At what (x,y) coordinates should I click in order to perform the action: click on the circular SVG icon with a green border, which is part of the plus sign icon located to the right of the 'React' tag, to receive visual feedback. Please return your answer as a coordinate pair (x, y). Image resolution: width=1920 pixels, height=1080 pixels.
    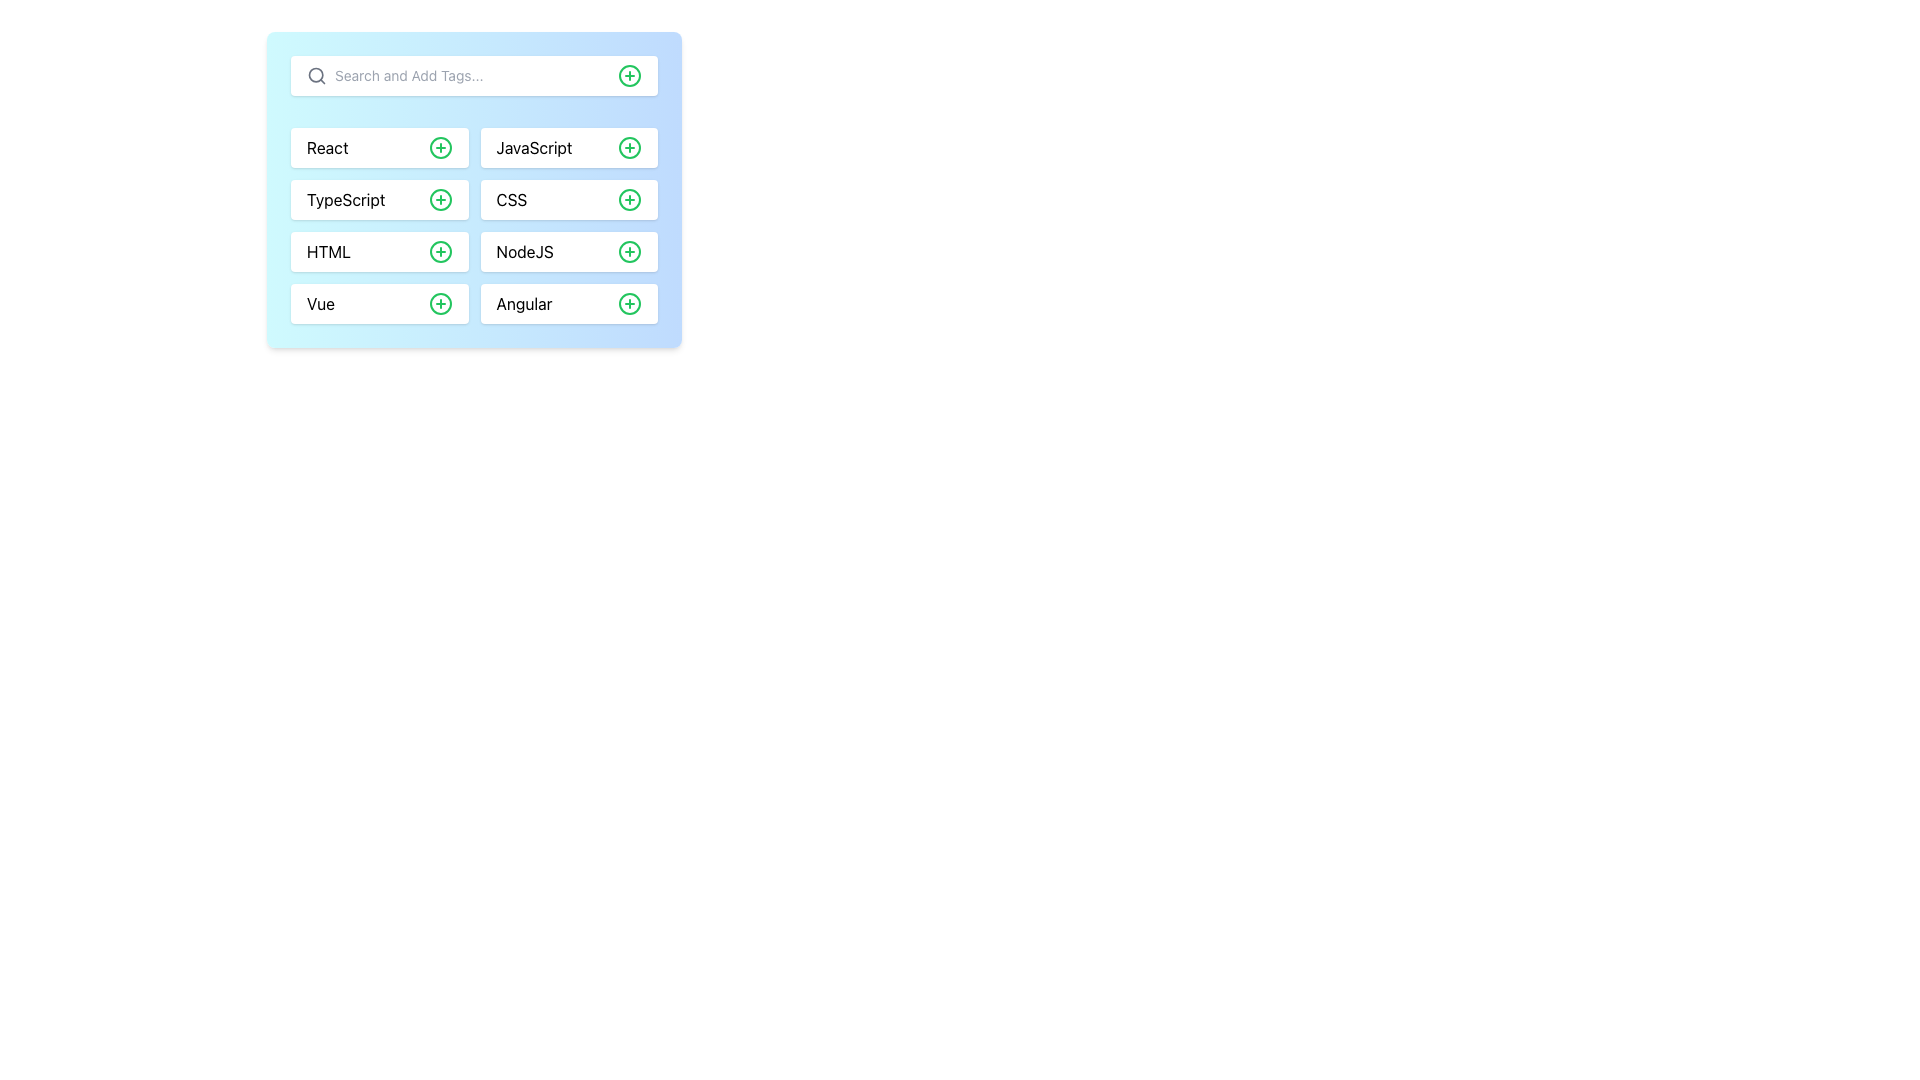
    Looking at the image, I should click on (439, 146).